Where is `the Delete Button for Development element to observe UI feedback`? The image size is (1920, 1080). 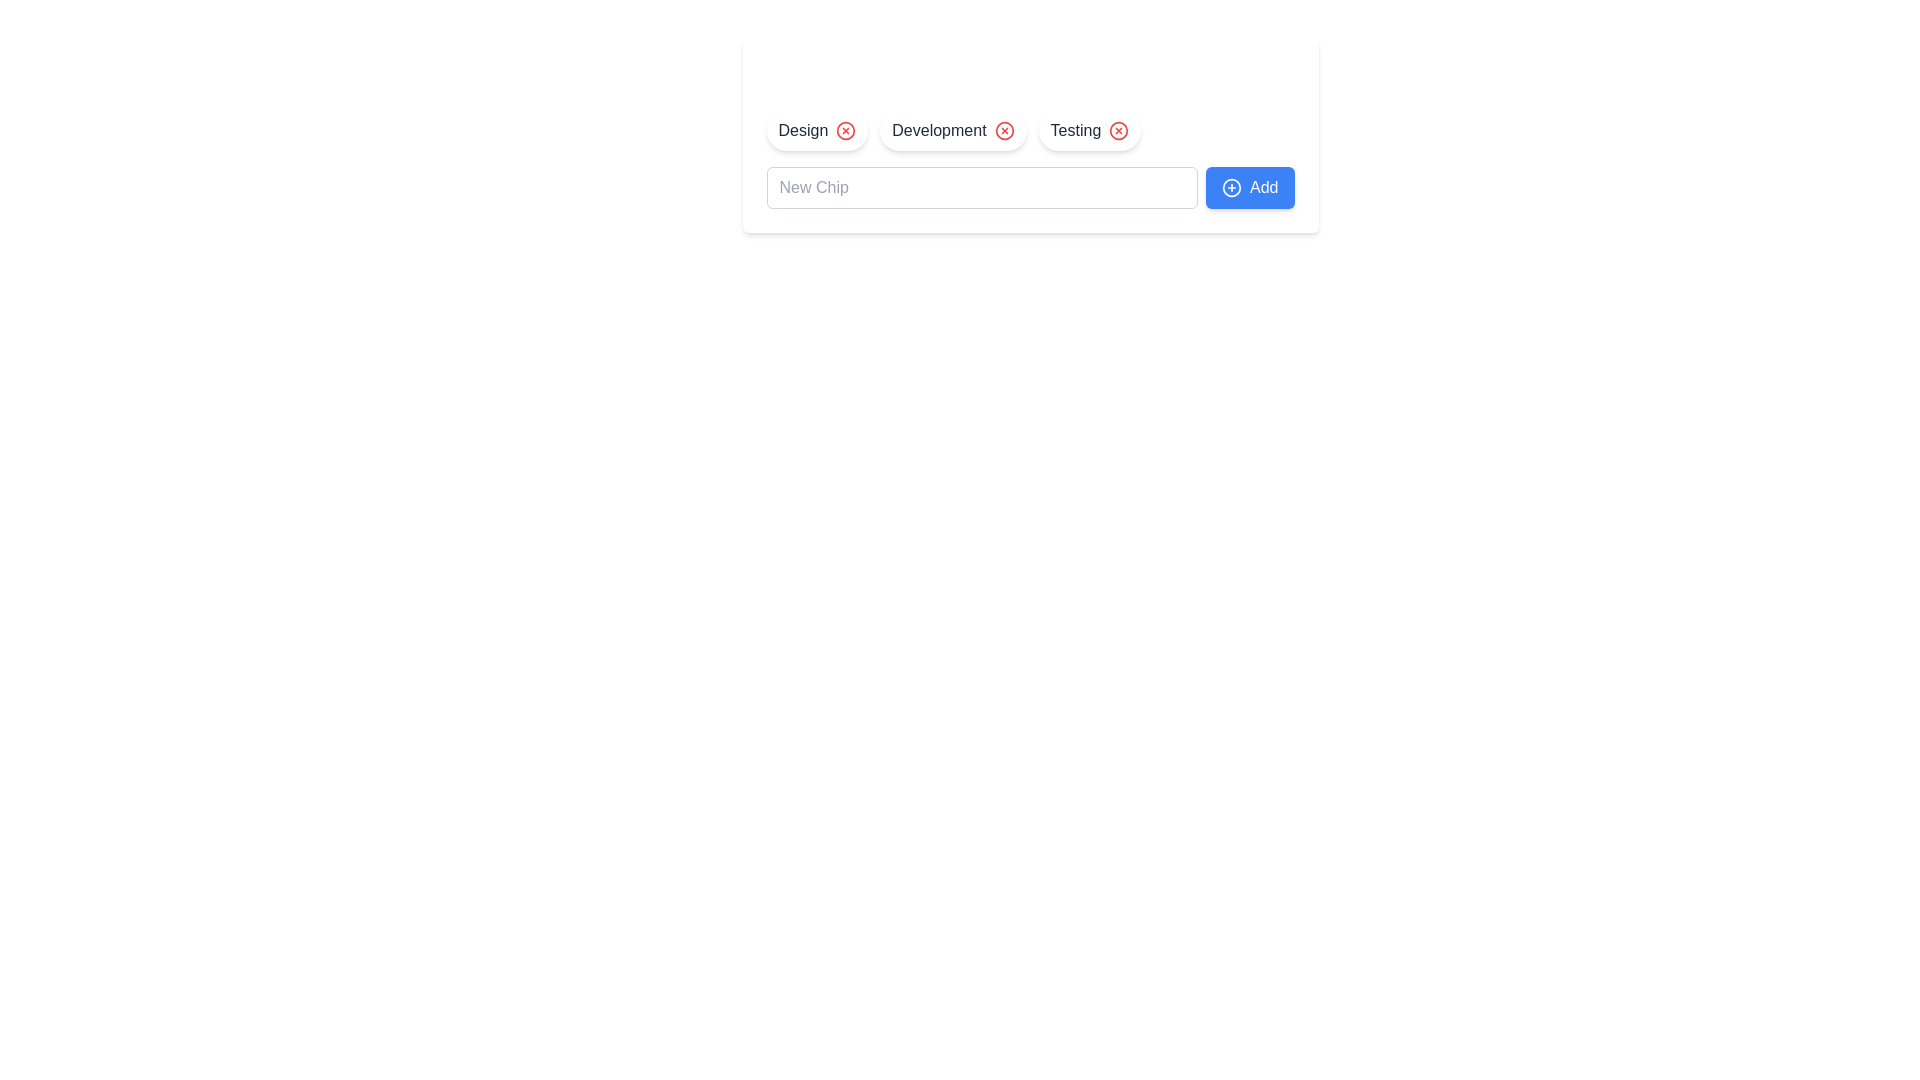 the Delete Button for Development element to observe UI feedback is located at coordinates (1004, 131).